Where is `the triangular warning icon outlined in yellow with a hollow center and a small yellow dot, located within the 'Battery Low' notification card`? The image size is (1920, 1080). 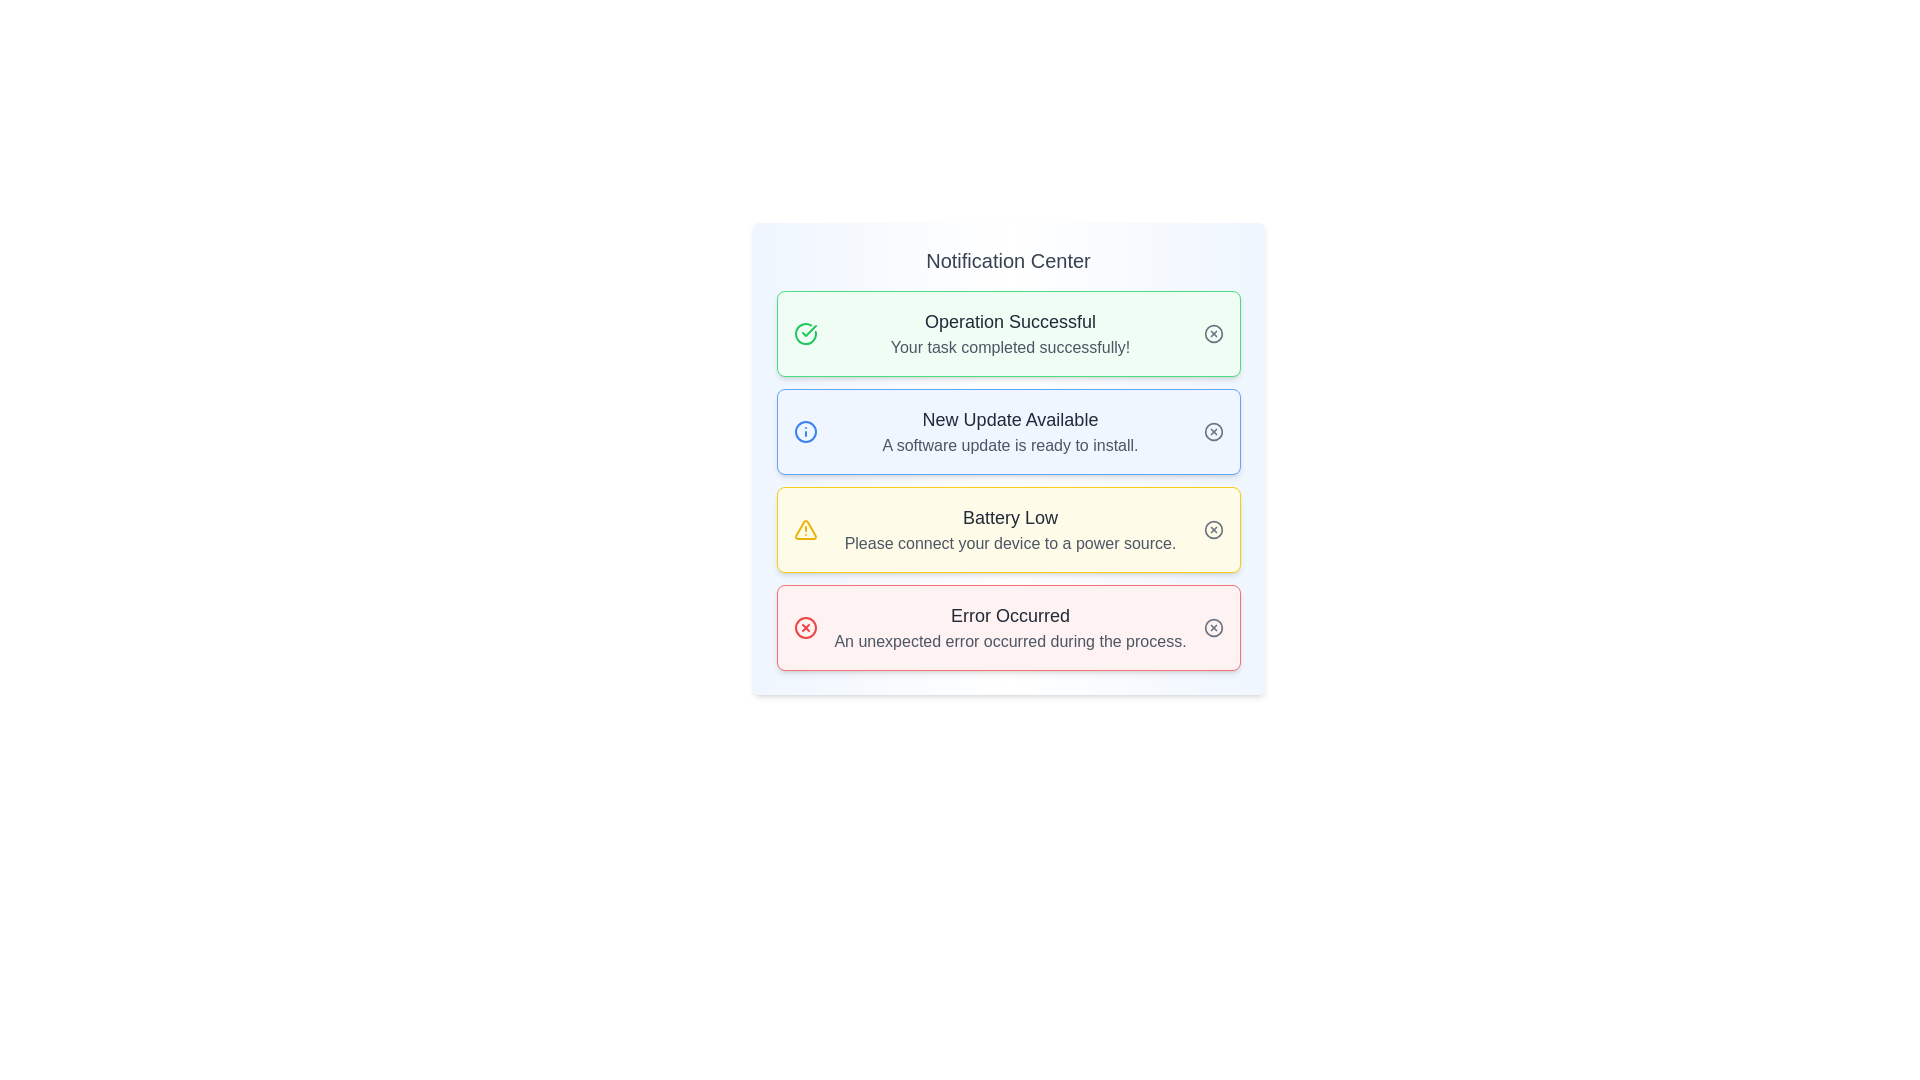 the triangular warning icon outlined in yellow with a hollow center and a small yellow dot, located within the 'Battery Low' notification card is located at coordinates (805, 528).